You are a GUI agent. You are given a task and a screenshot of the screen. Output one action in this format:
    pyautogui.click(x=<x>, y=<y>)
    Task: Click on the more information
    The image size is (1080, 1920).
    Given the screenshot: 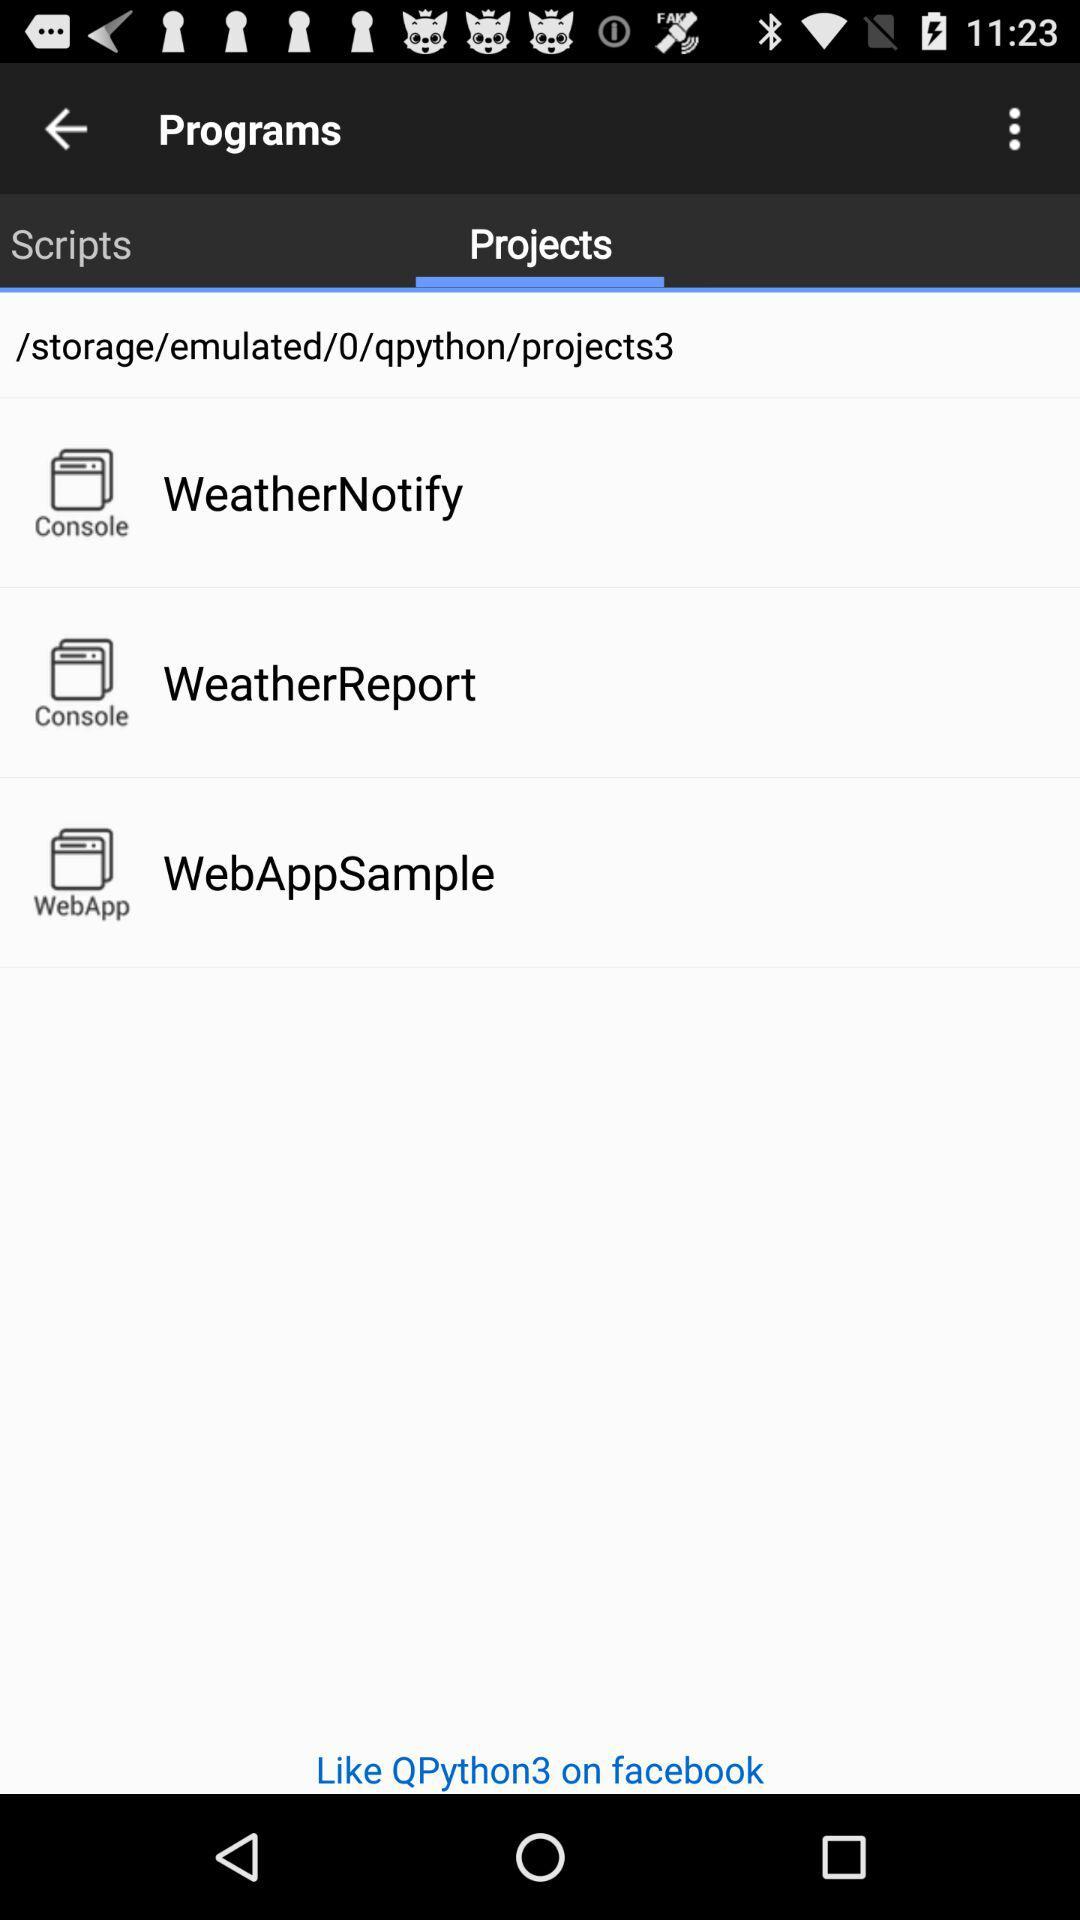 What is the action you would take?
    pyautogui.click(x=1014, y=127)
    